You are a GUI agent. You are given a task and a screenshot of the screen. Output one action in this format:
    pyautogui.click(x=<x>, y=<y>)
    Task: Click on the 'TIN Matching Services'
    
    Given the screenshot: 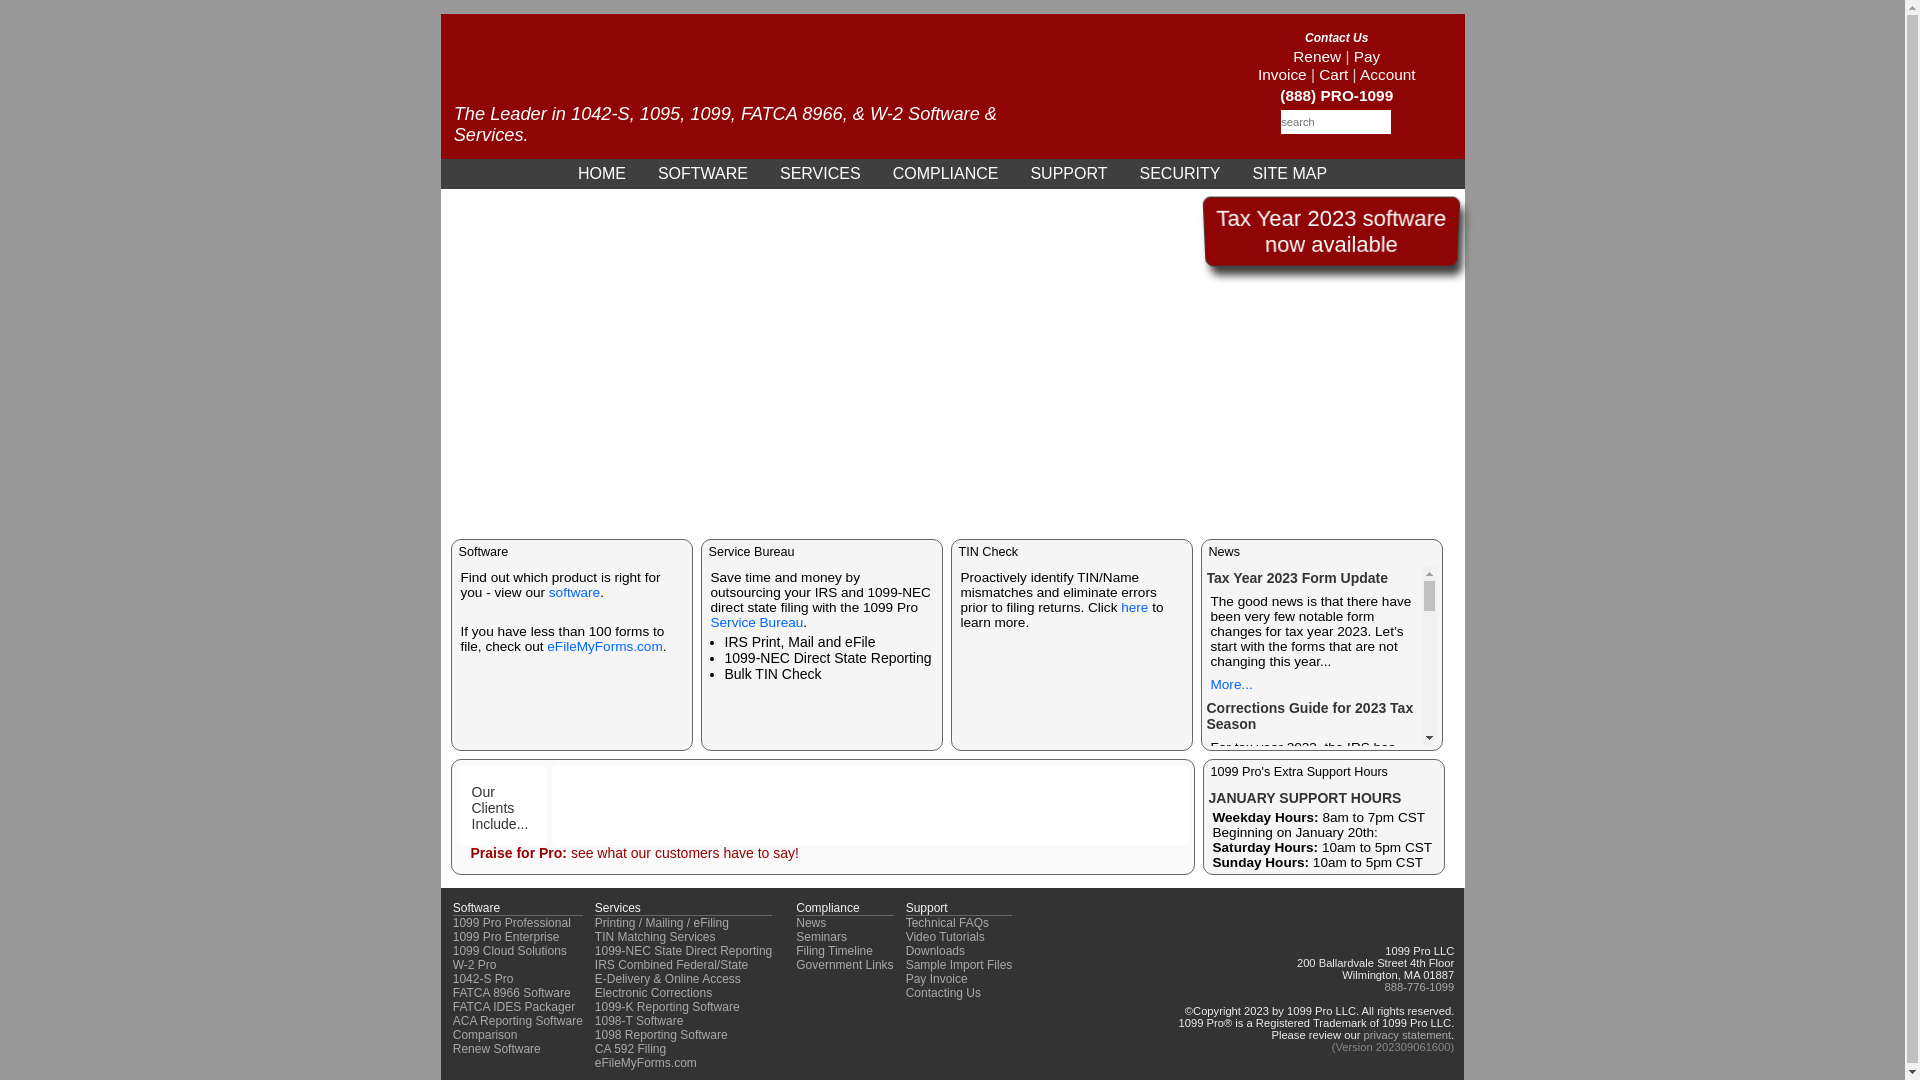 What is the action you would take?
    pyautogui.click(x=655, y=937)
    